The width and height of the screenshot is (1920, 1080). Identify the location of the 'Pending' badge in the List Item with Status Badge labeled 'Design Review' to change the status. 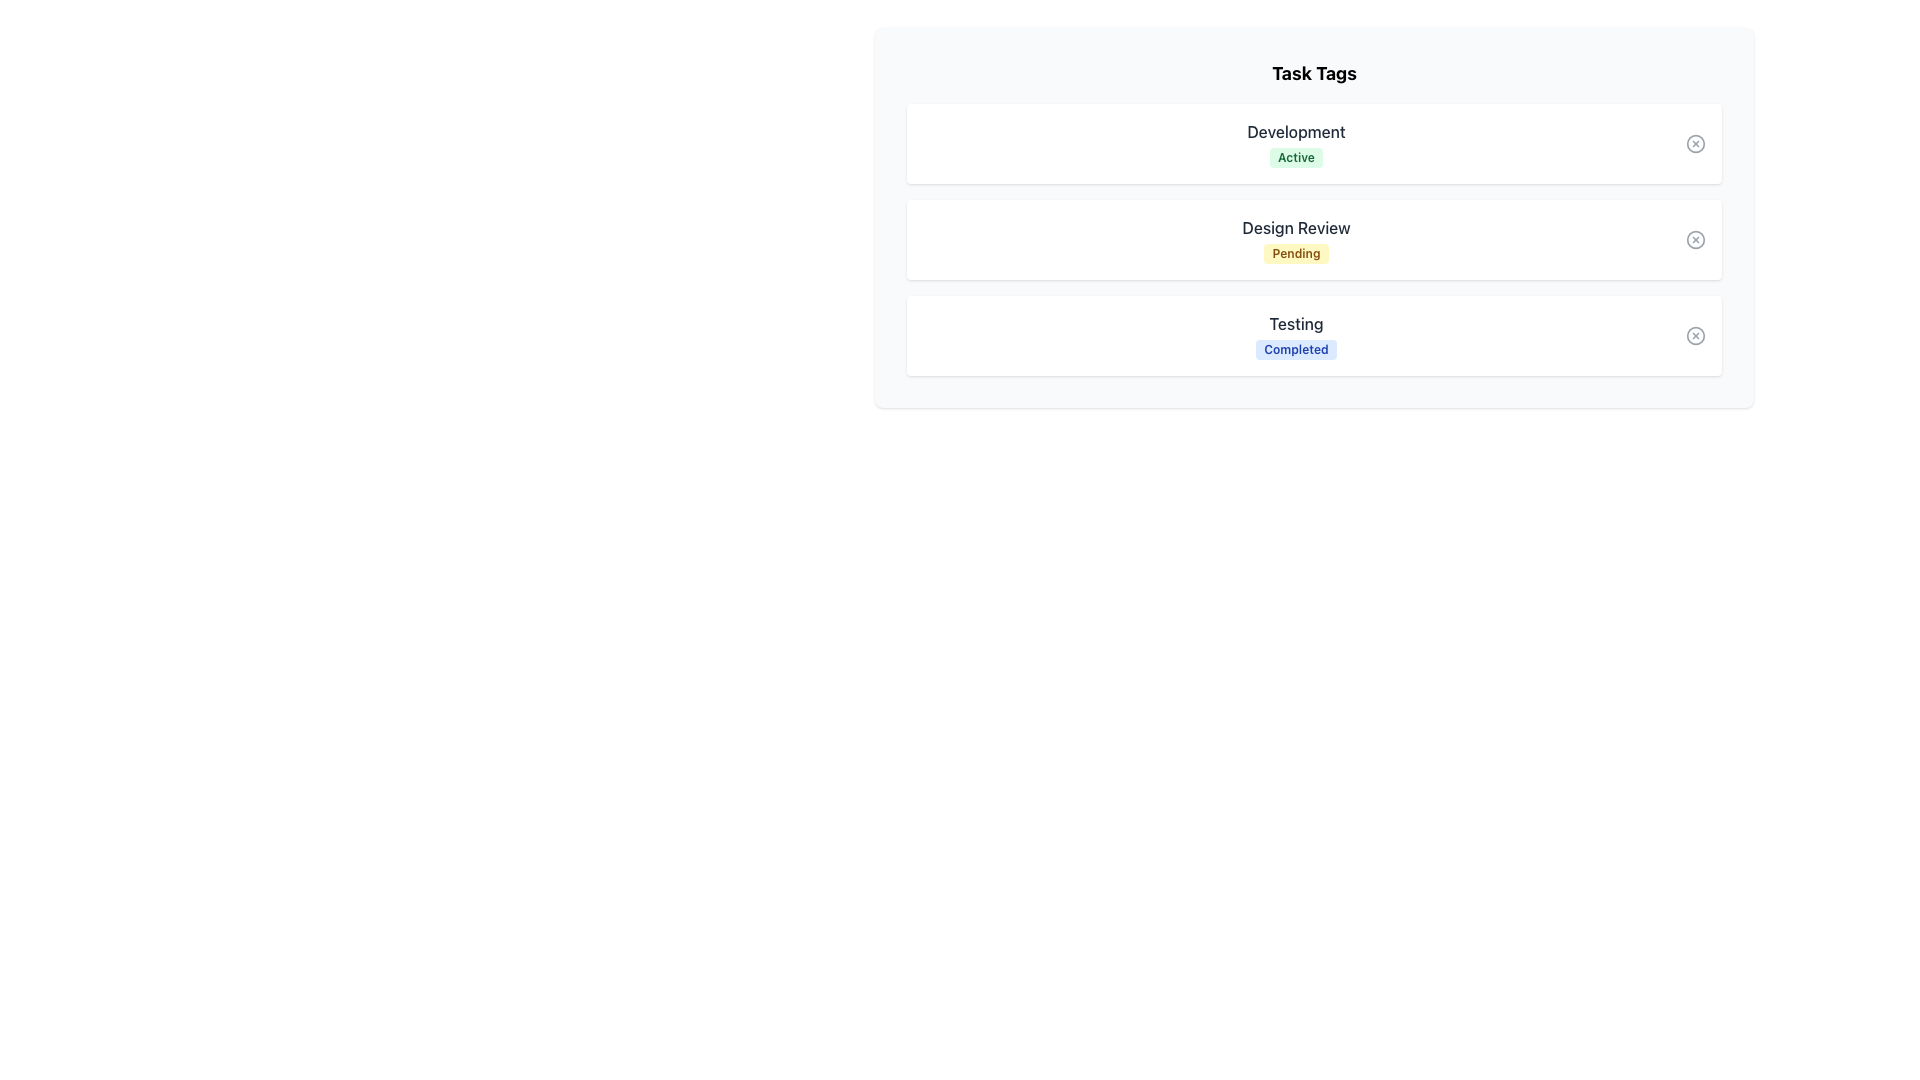
(1314, 238).